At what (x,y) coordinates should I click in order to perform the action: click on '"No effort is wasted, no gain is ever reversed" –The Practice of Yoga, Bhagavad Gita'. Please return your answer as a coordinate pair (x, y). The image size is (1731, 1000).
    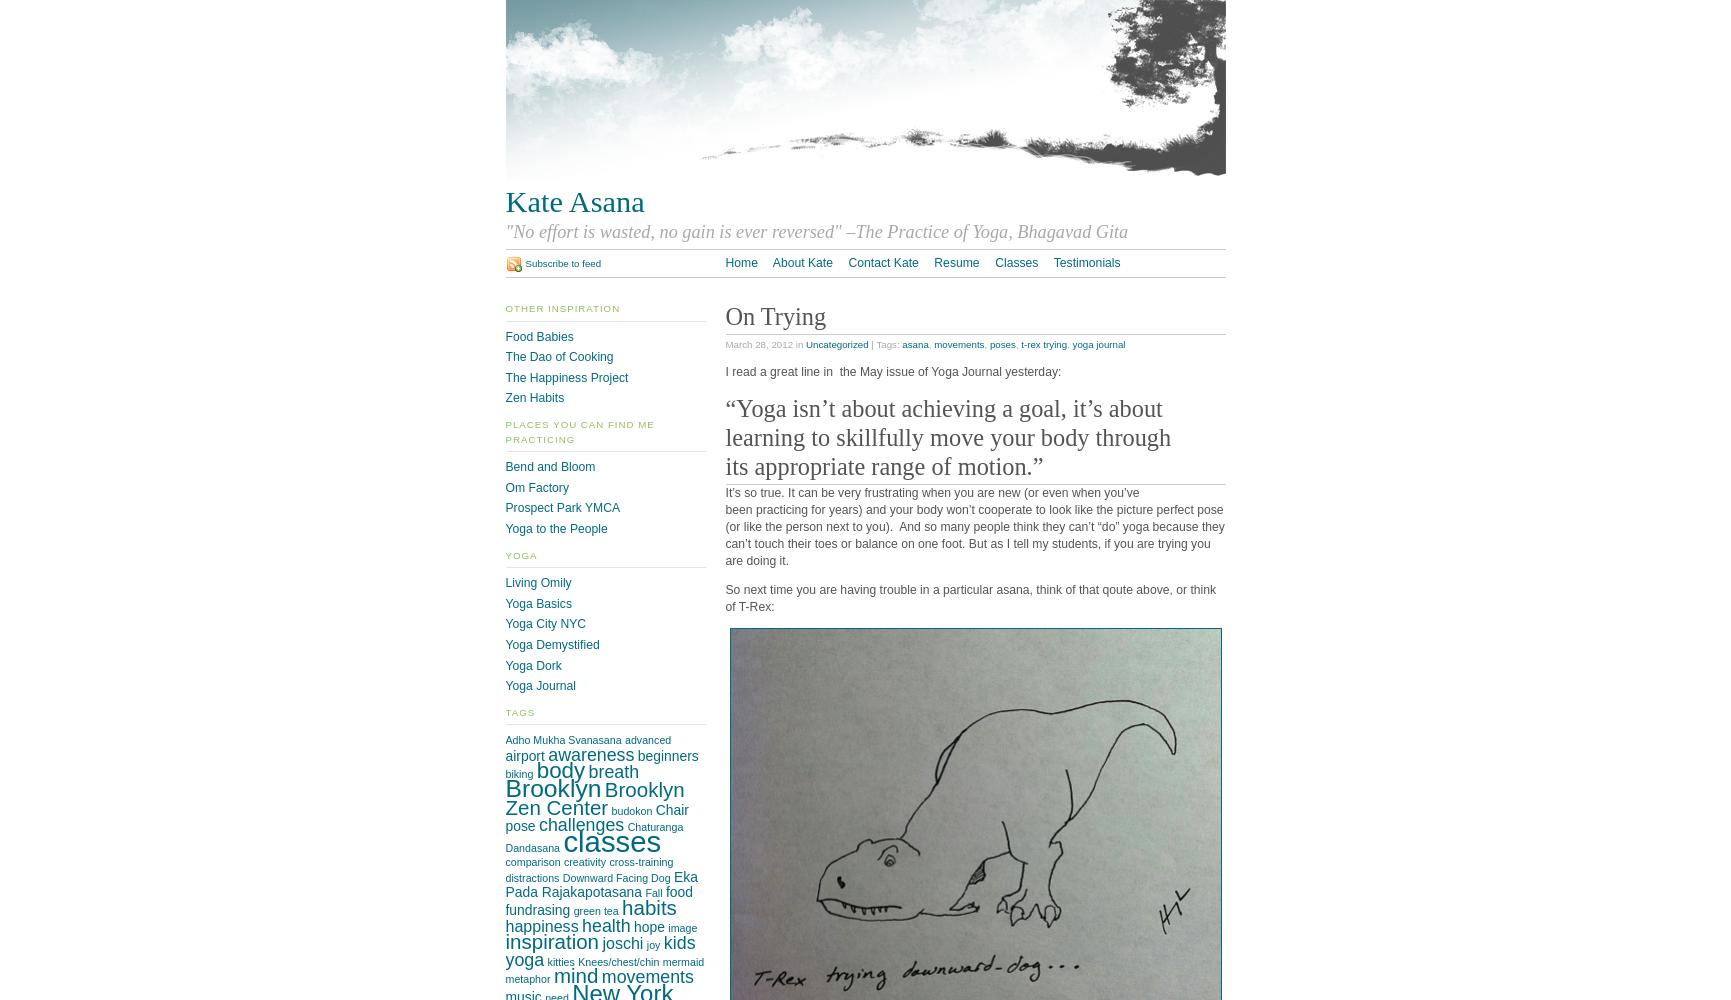
    Looking at the image, I should click on (816, 230).